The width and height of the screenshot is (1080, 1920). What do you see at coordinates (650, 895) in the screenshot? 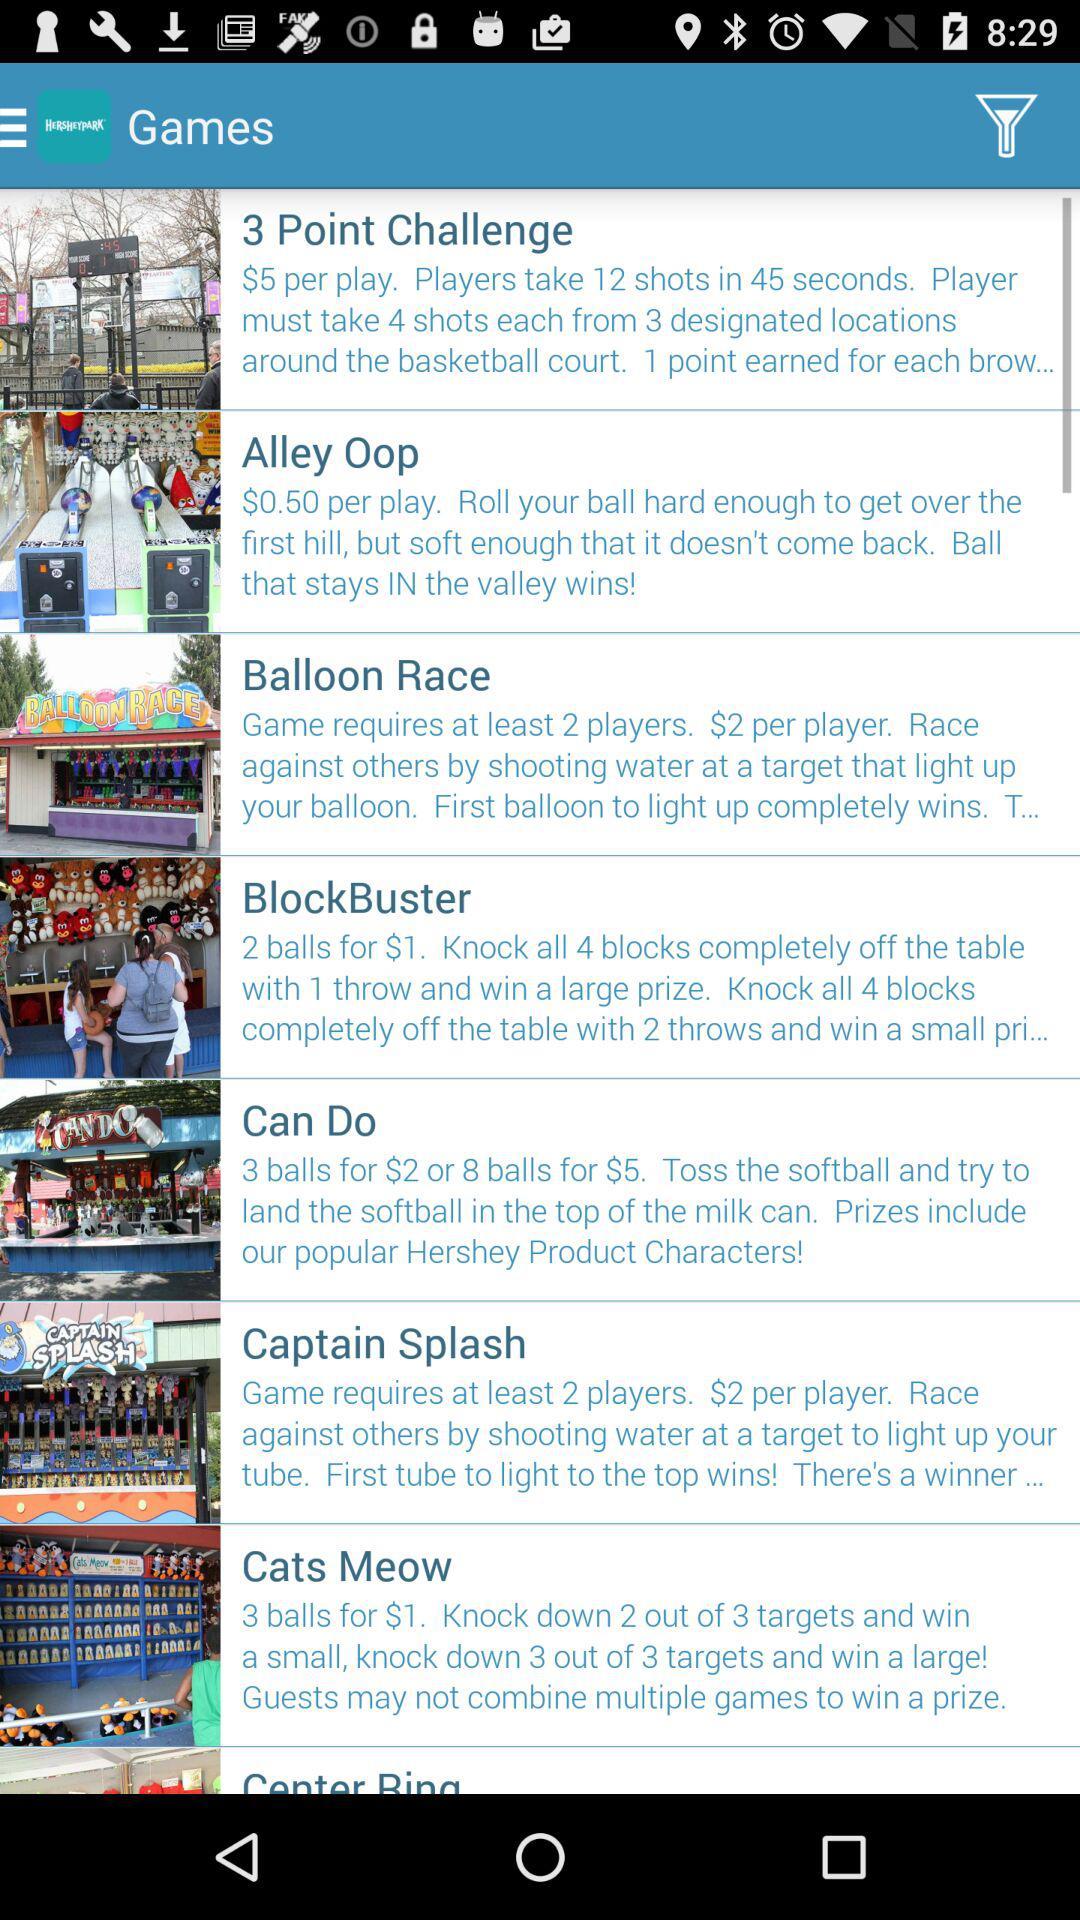
I see `the item above the 2 balls for` at bounding box center [650, 895].